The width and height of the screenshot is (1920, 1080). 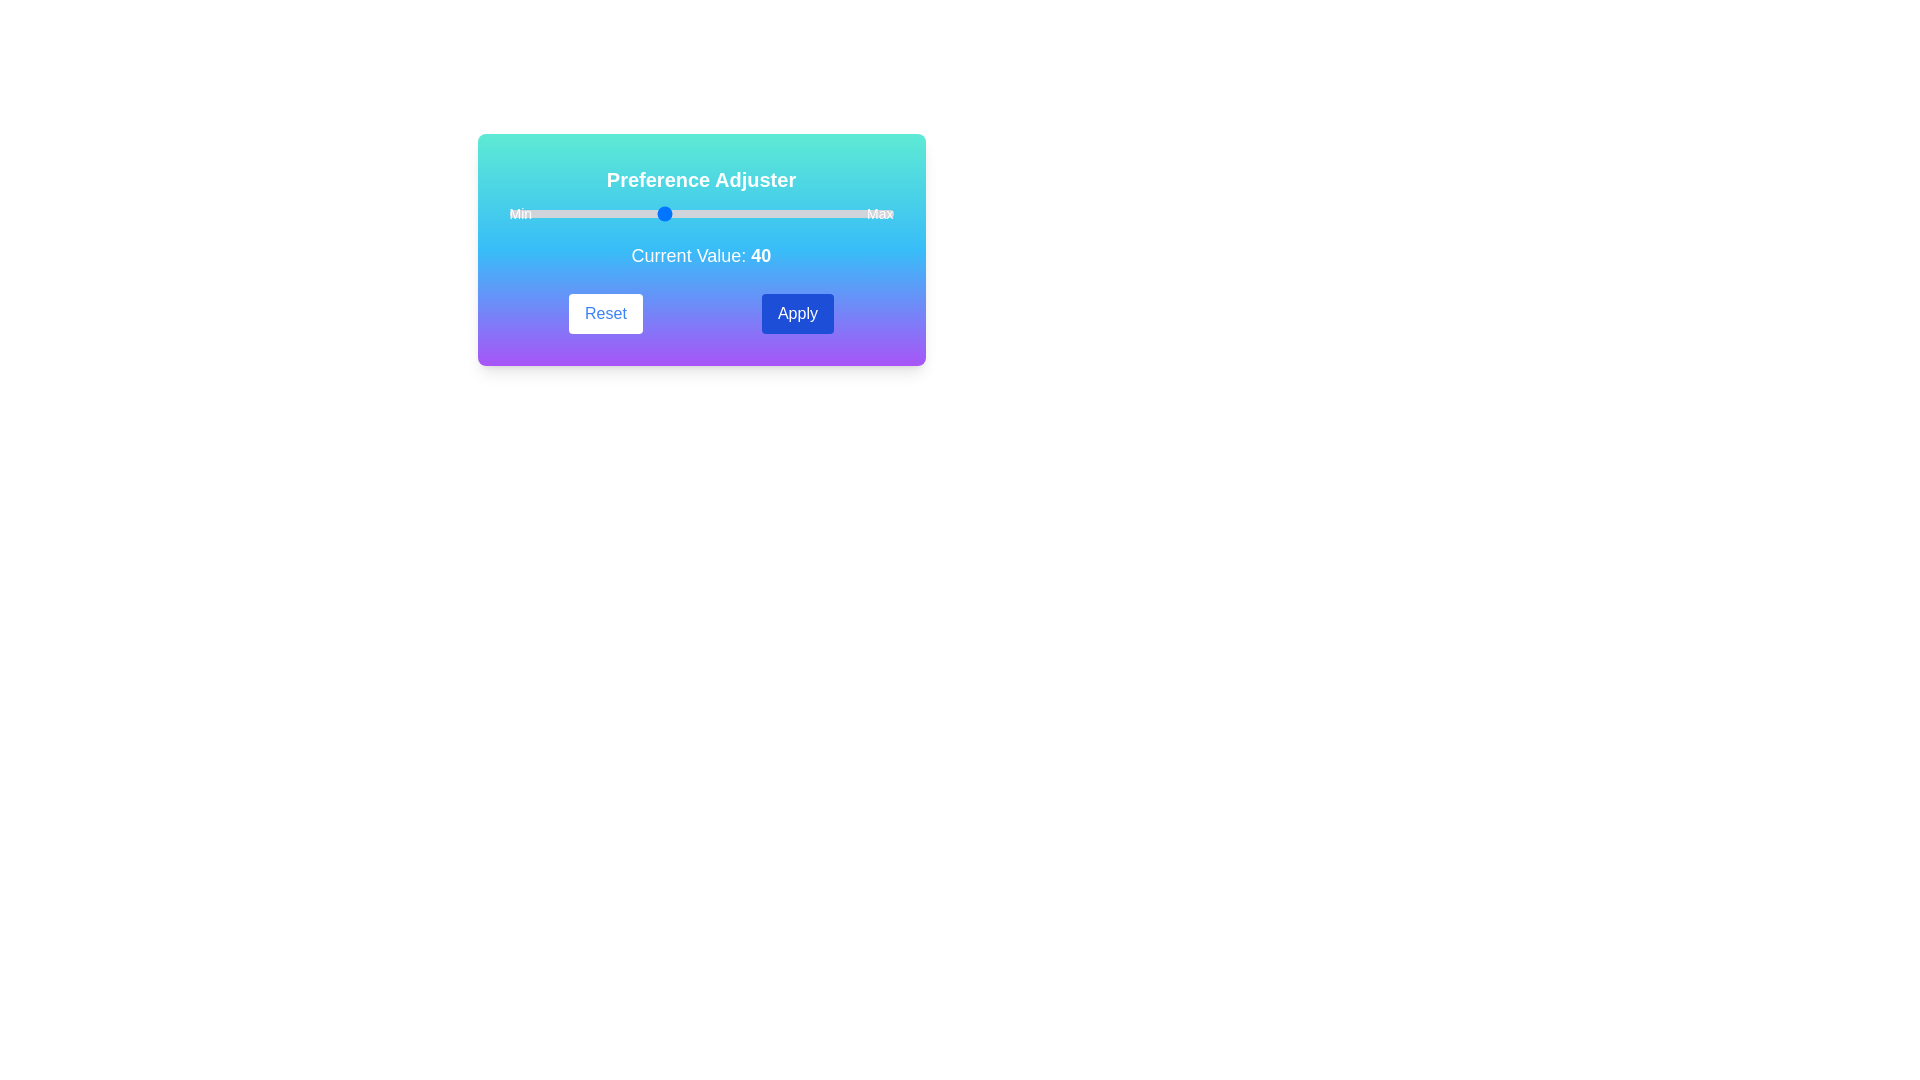 I want to click on the 'Reset' button to reset the preference value to its default setting, so click(x=604, y=313).